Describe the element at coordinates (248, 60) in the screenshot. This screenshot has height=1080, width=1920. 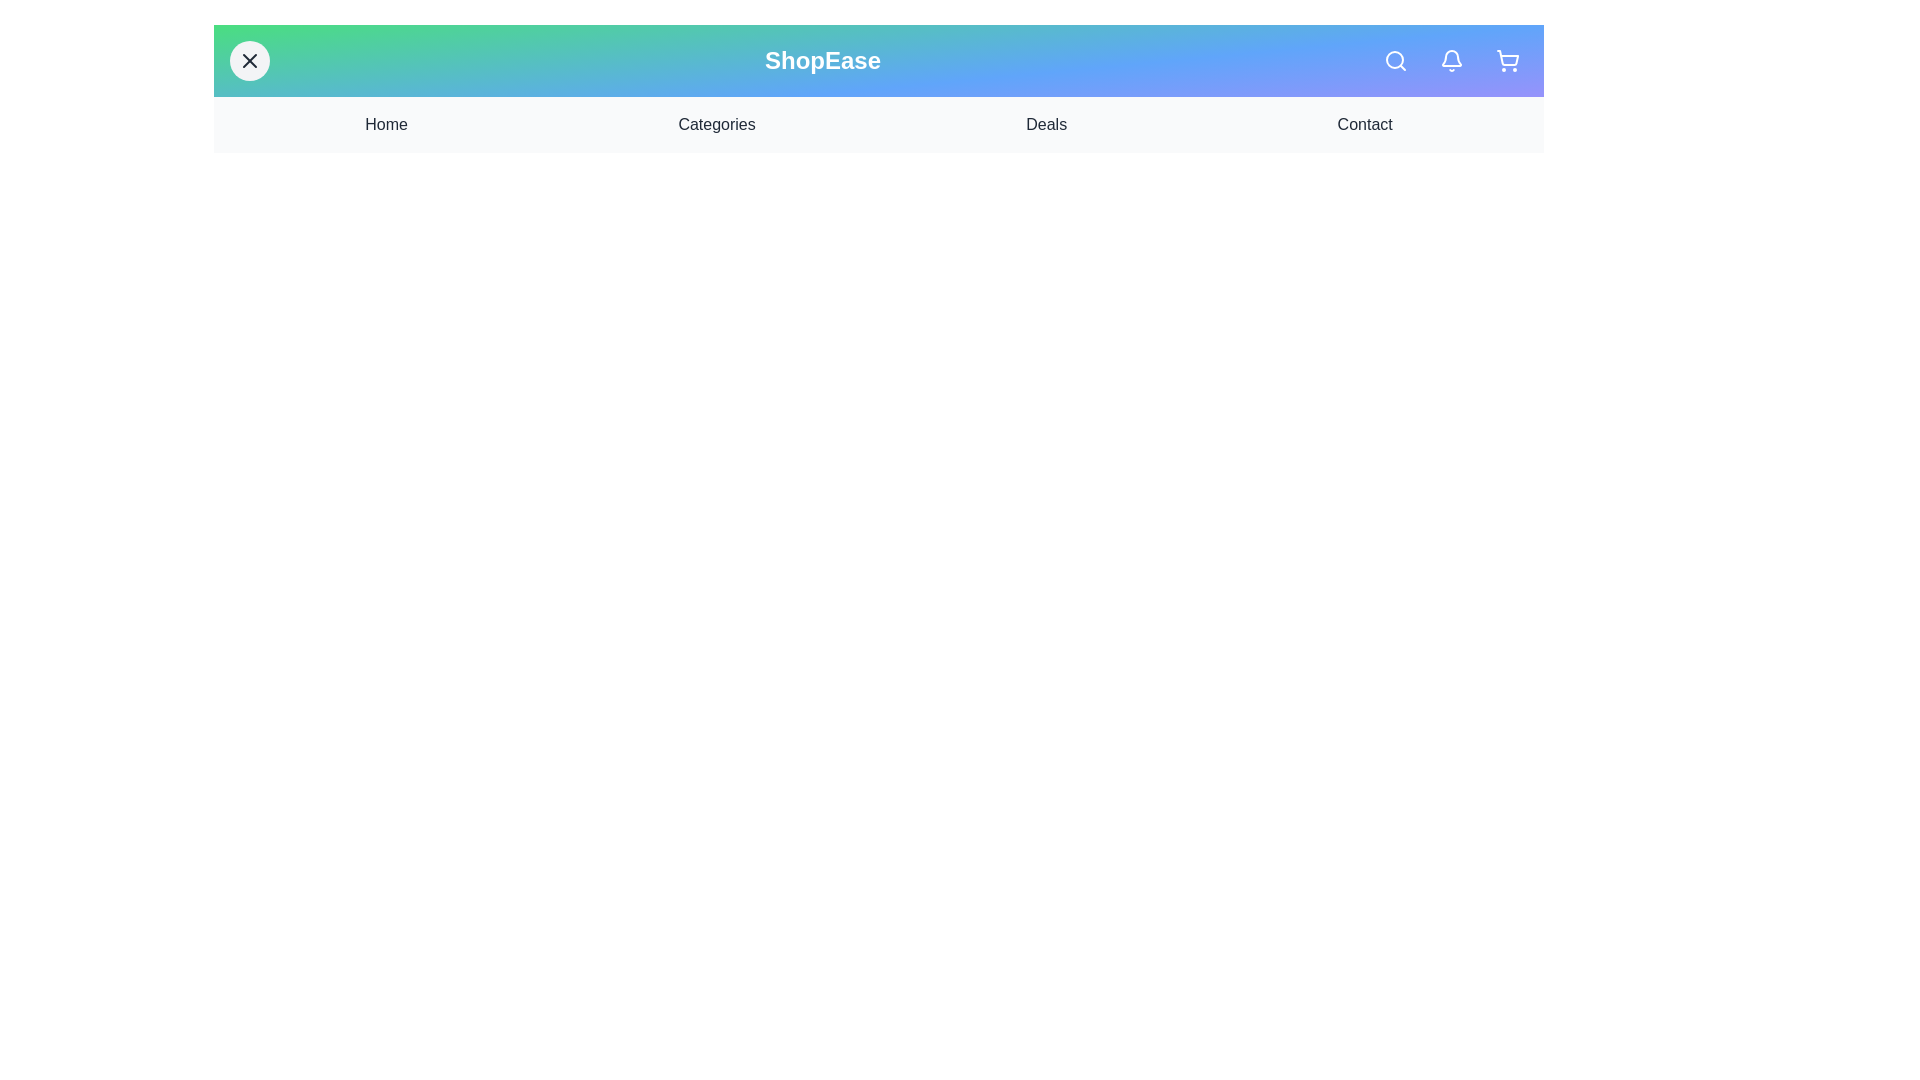
I see `the menu button to toggle the navigation menu visibility` at that location.